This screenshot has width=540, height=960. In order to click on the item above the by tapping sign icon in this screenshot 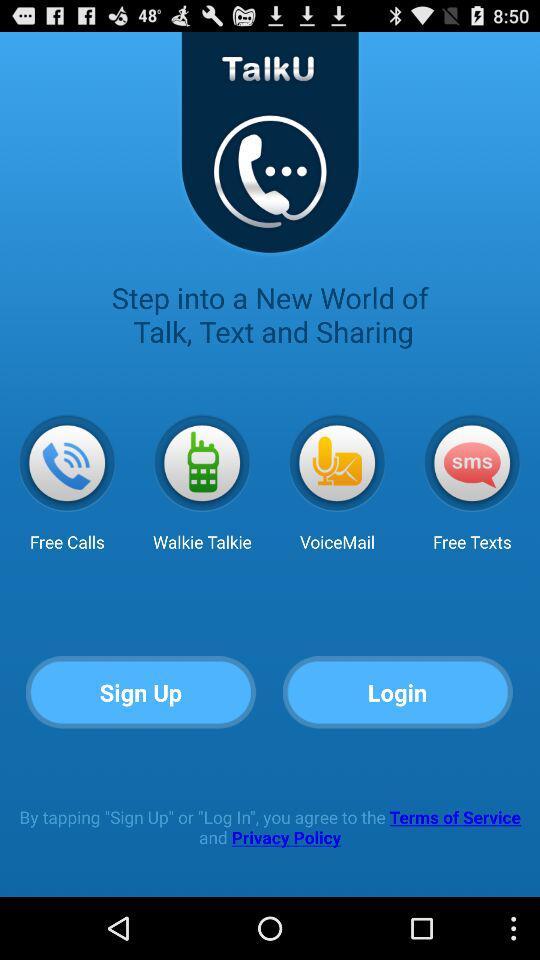, I will do `click(398, 693)`.